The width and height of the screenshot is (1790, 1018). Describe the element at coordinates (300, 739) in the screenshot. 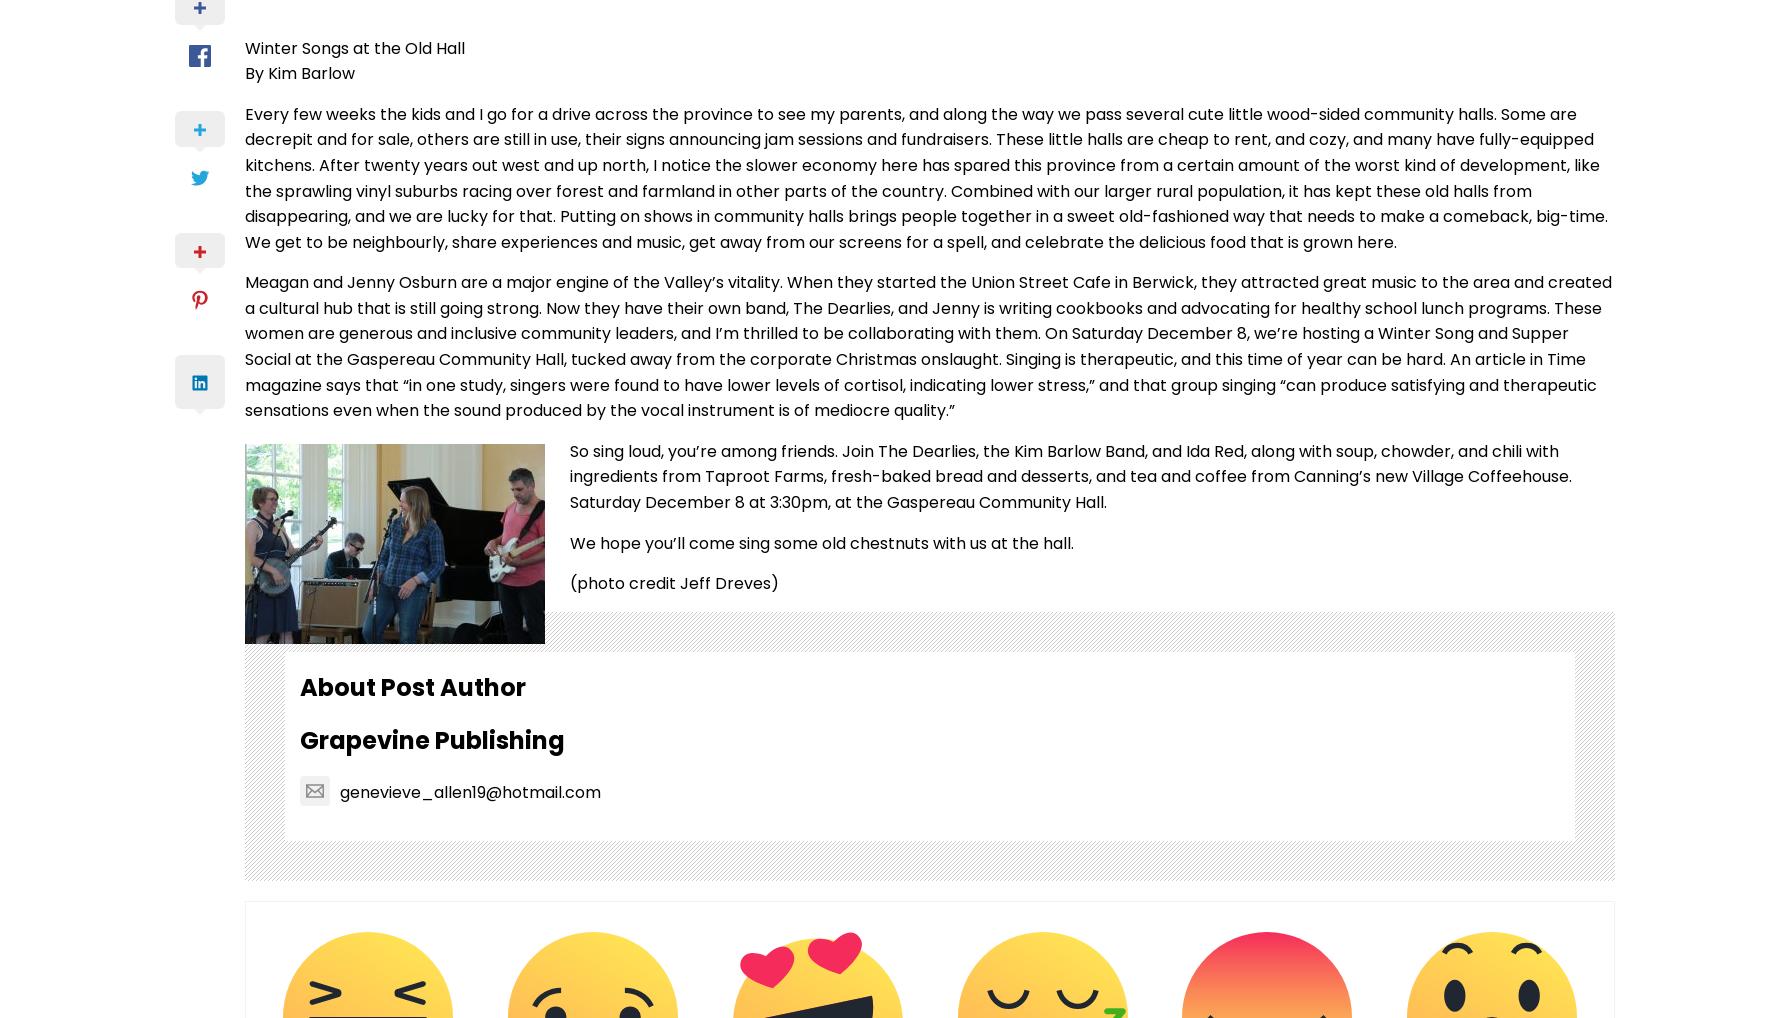

I see `'Grapevine Publishing'` at that location.